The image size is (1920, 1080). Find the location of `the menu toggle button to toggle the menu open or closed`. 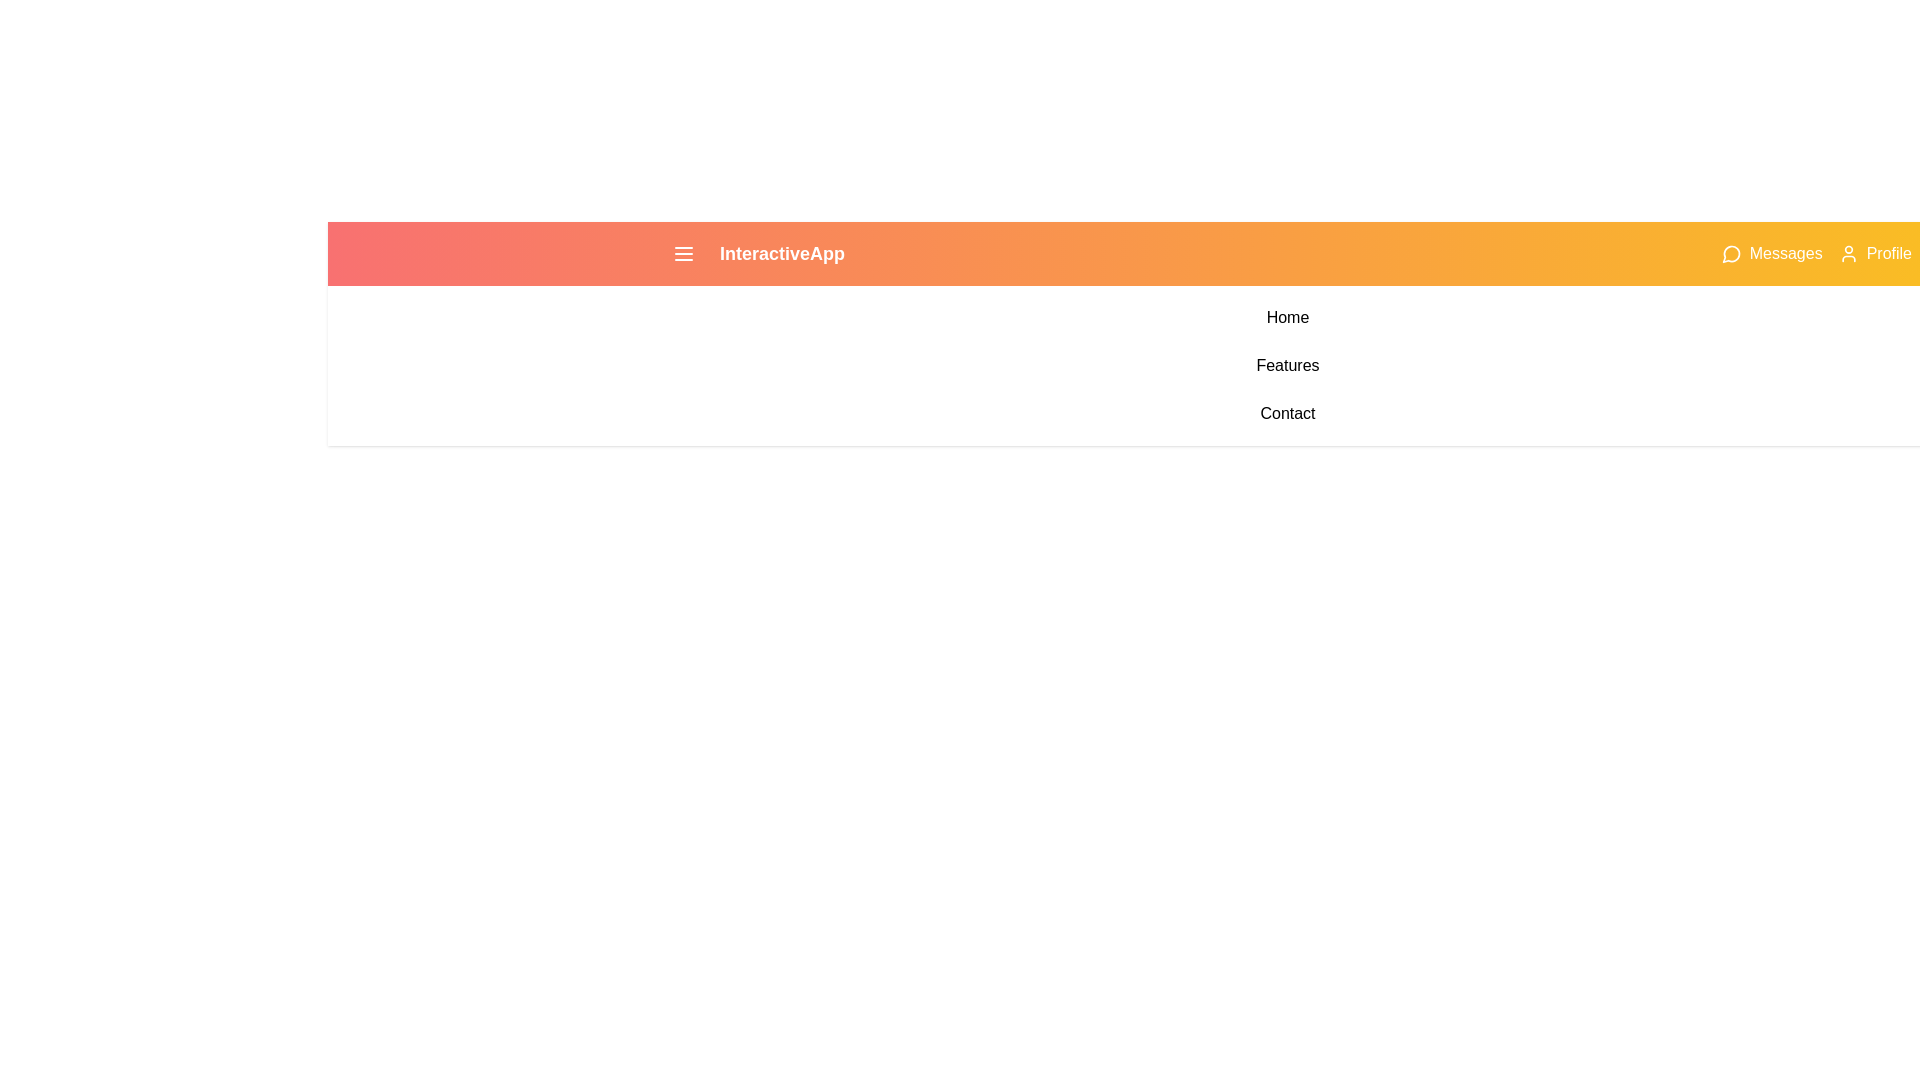

the menu toggle button to toggle the menu open or closed is located at coordinates (684, 253).